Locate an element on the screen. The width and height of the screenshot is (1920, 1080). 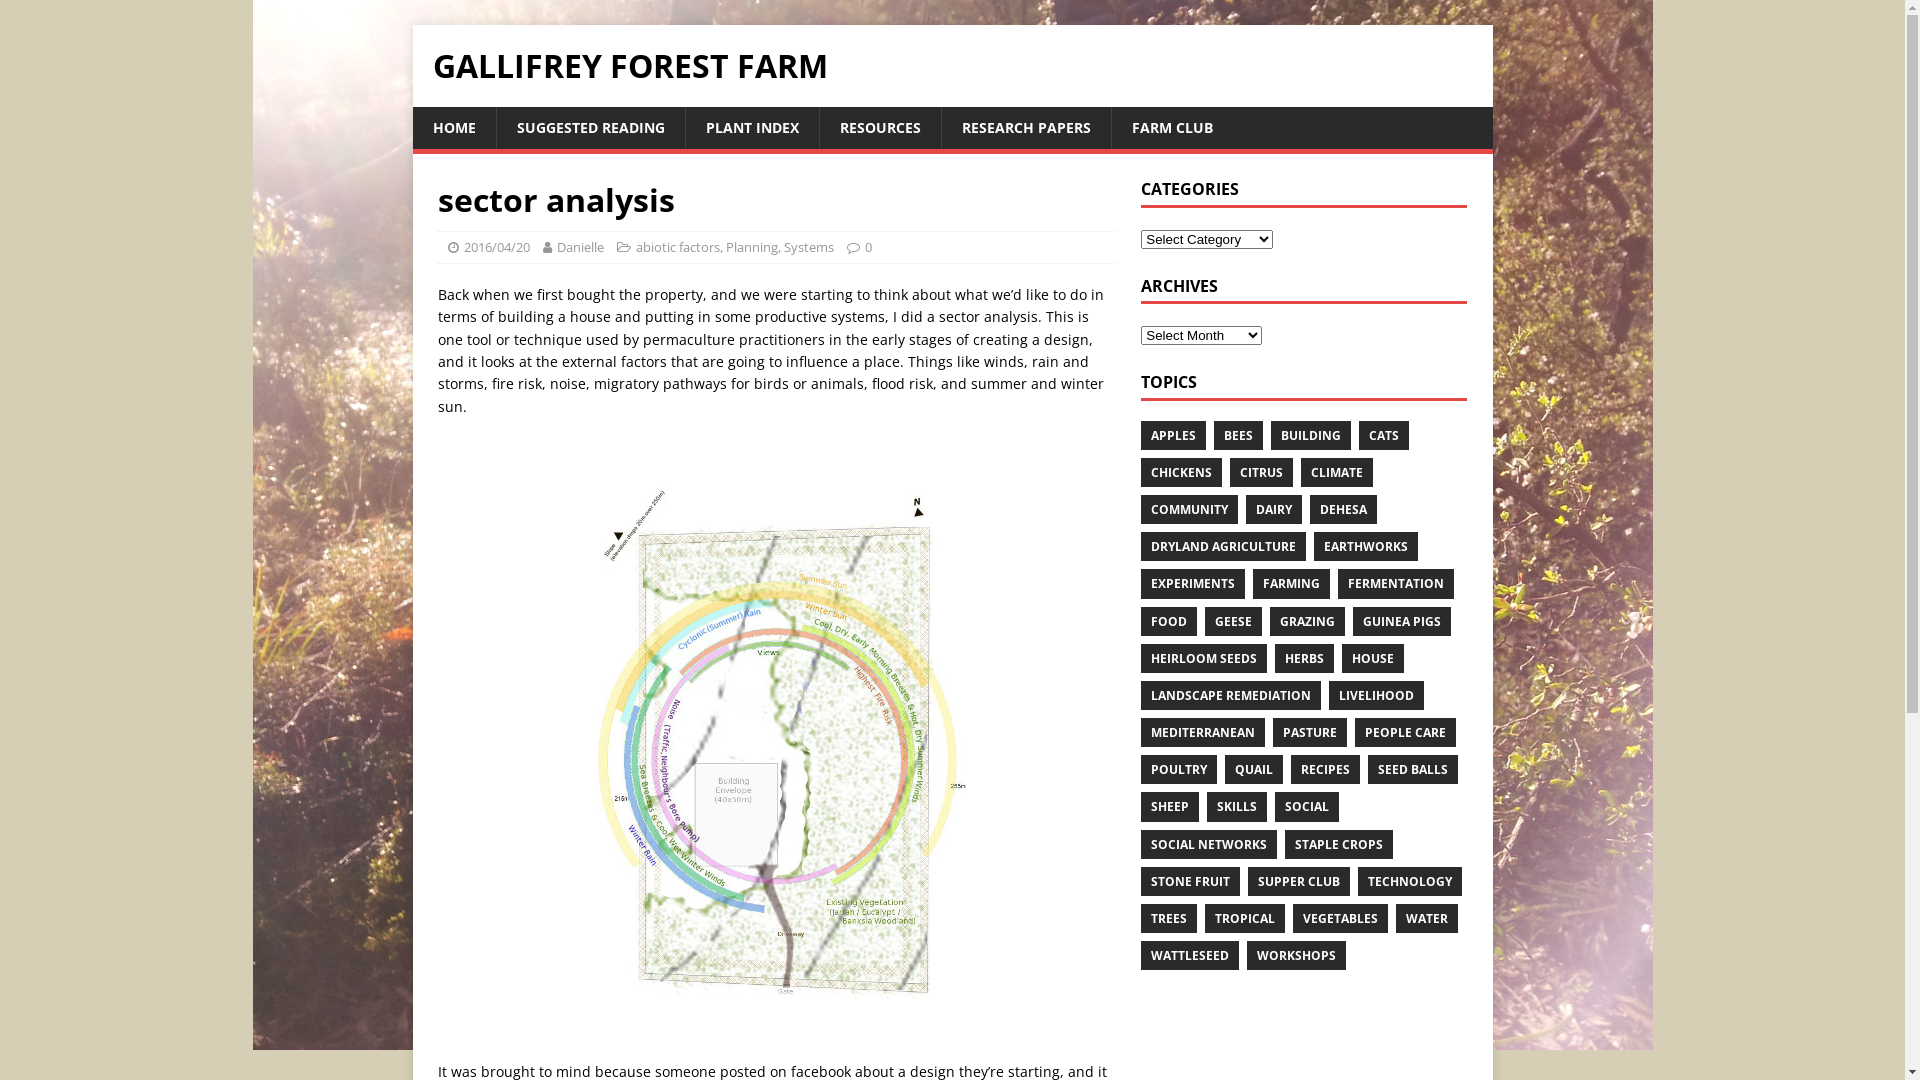
'PASTURE' is located at coordinates (1310, 732).